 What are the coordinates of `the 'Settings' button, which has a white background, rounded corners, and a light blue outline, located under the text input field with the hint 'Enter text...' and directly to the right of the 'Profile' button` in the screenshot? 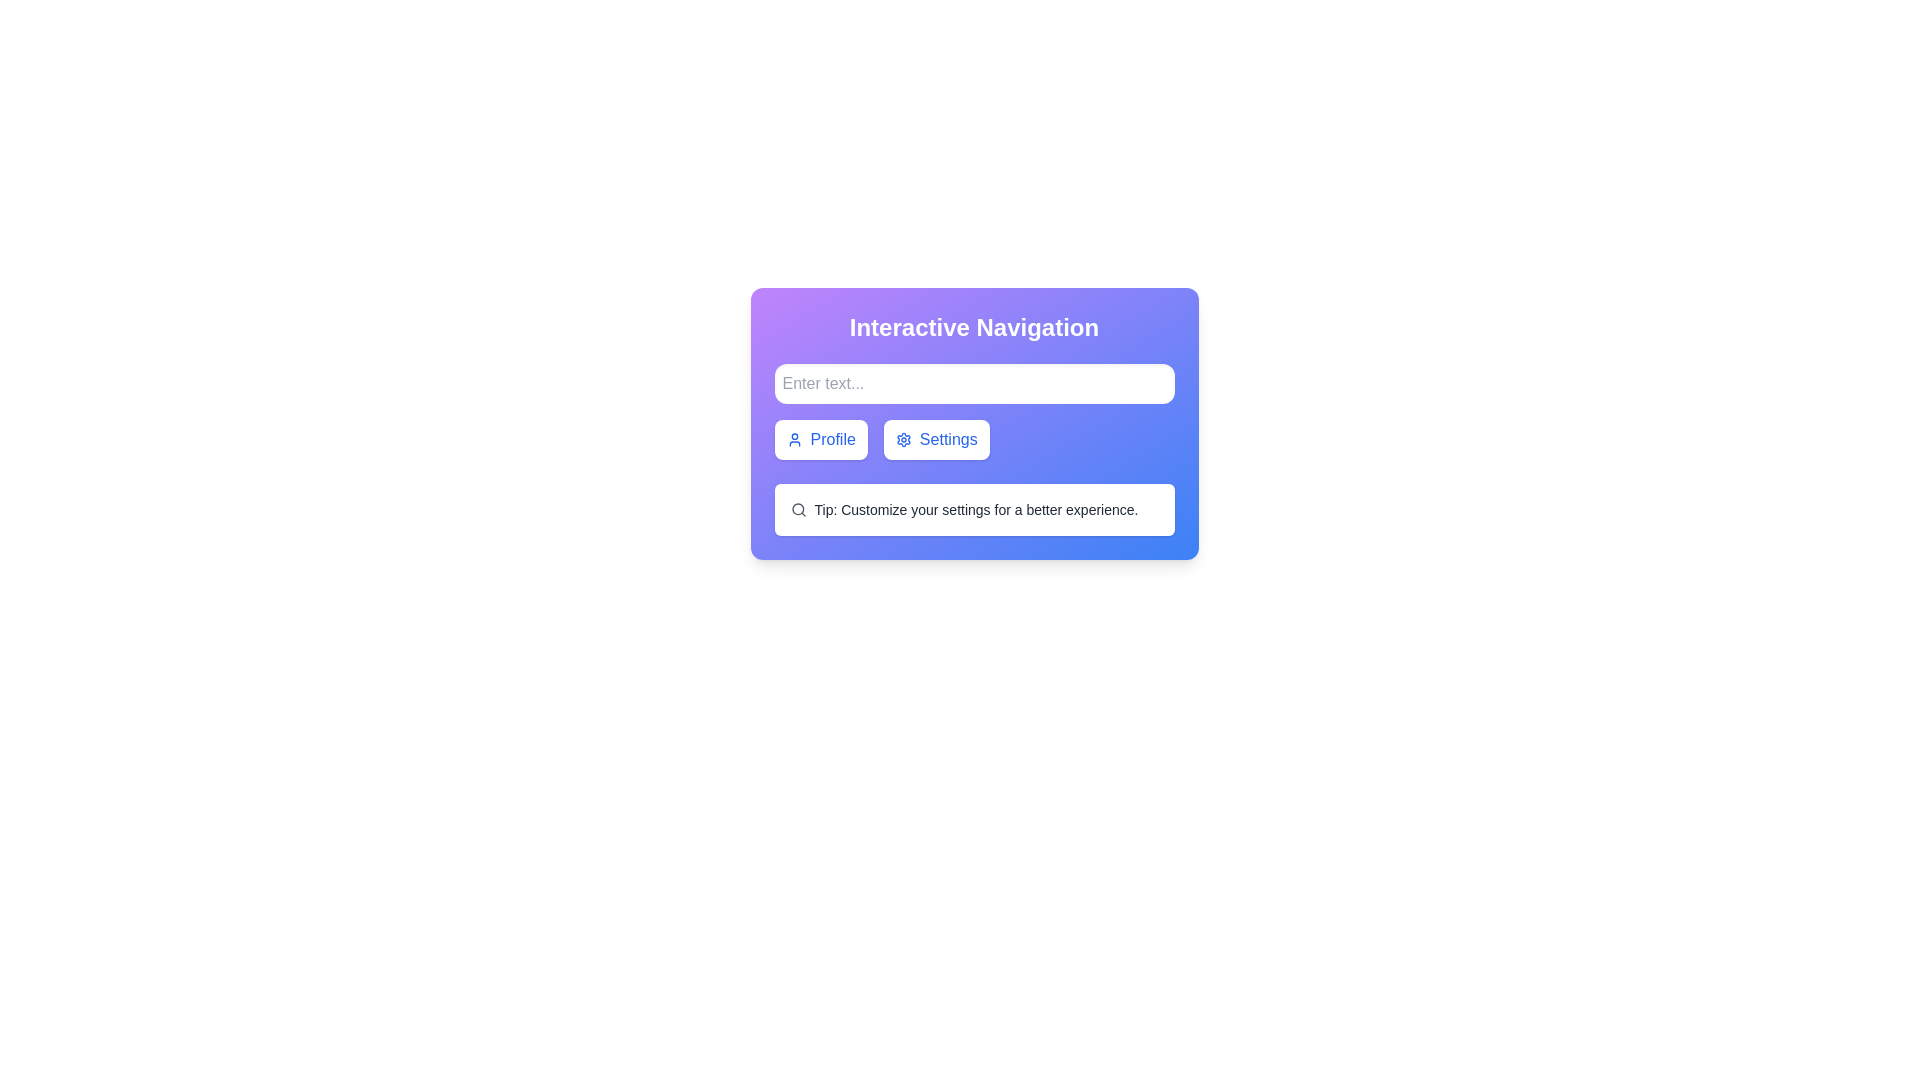 It's located at (935, 438).